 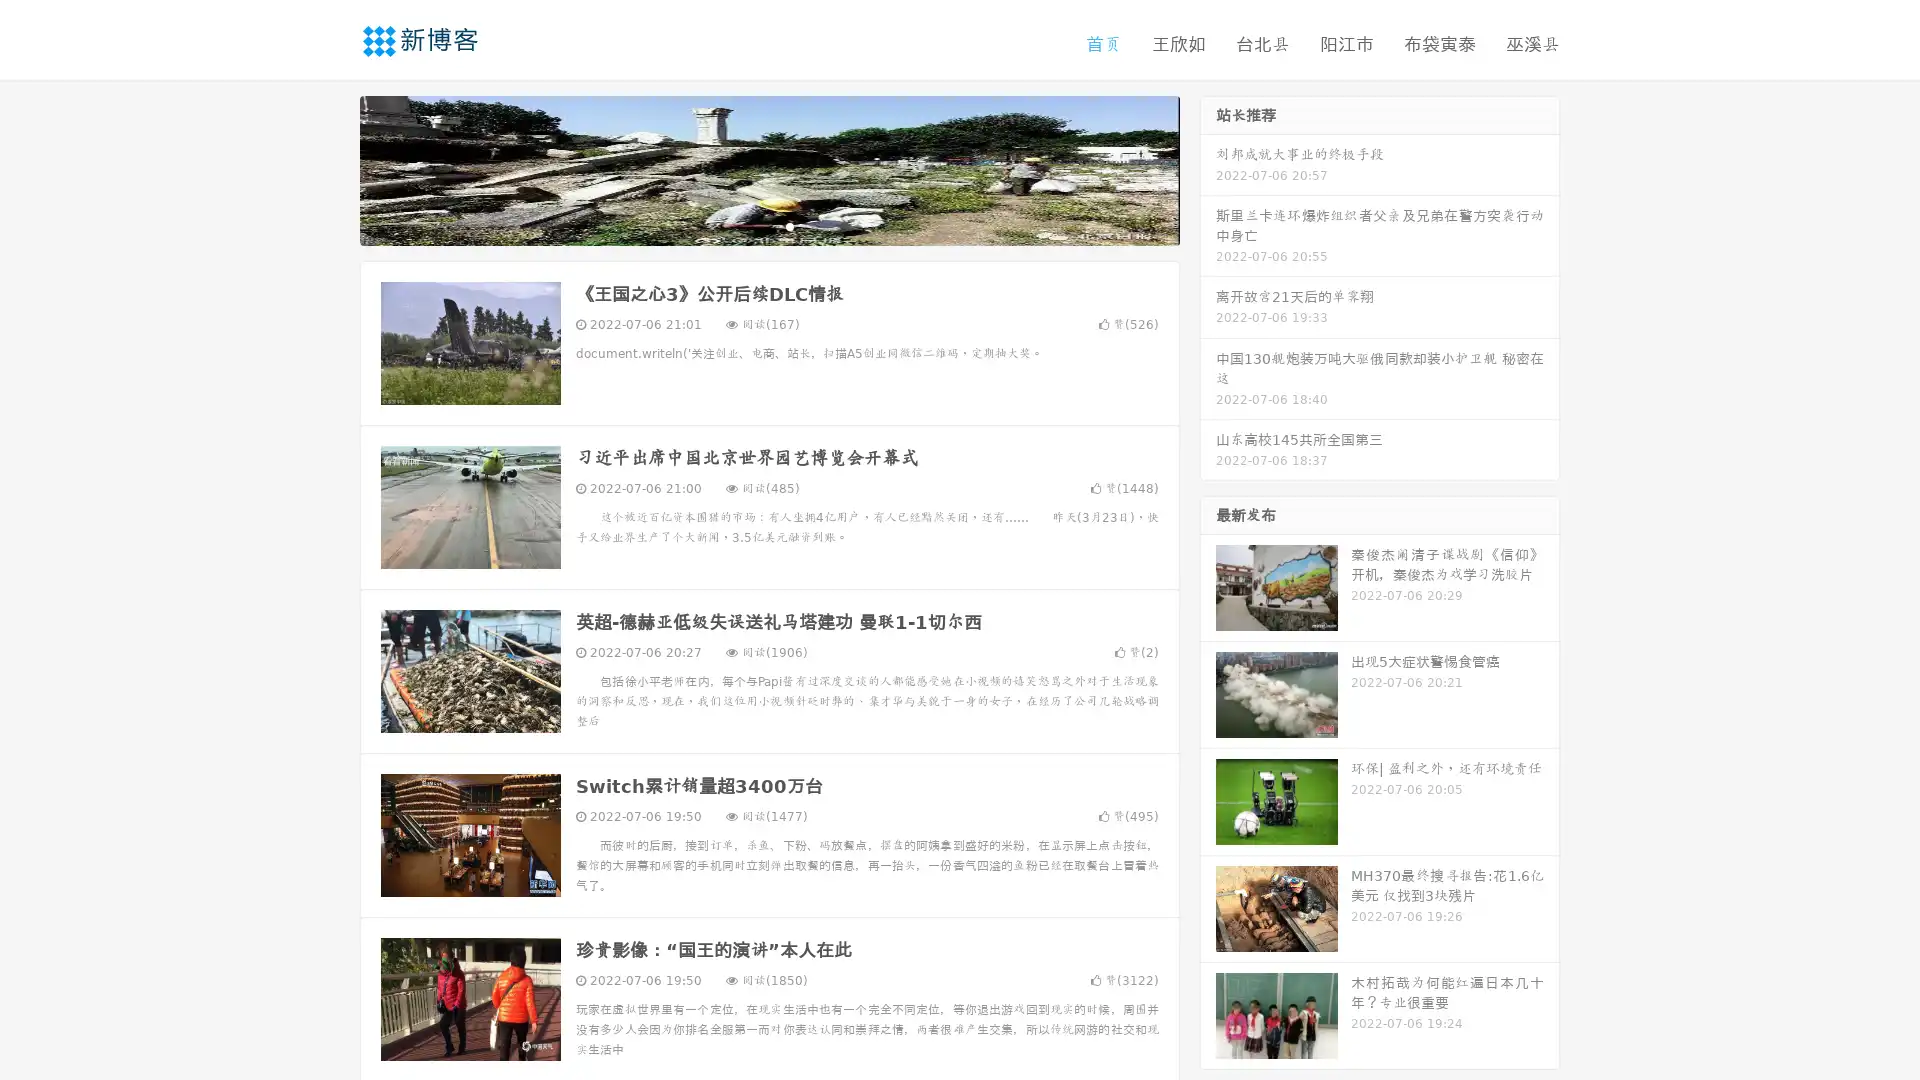 I want to click on Go to slide 2, so click(x=768, y=225).